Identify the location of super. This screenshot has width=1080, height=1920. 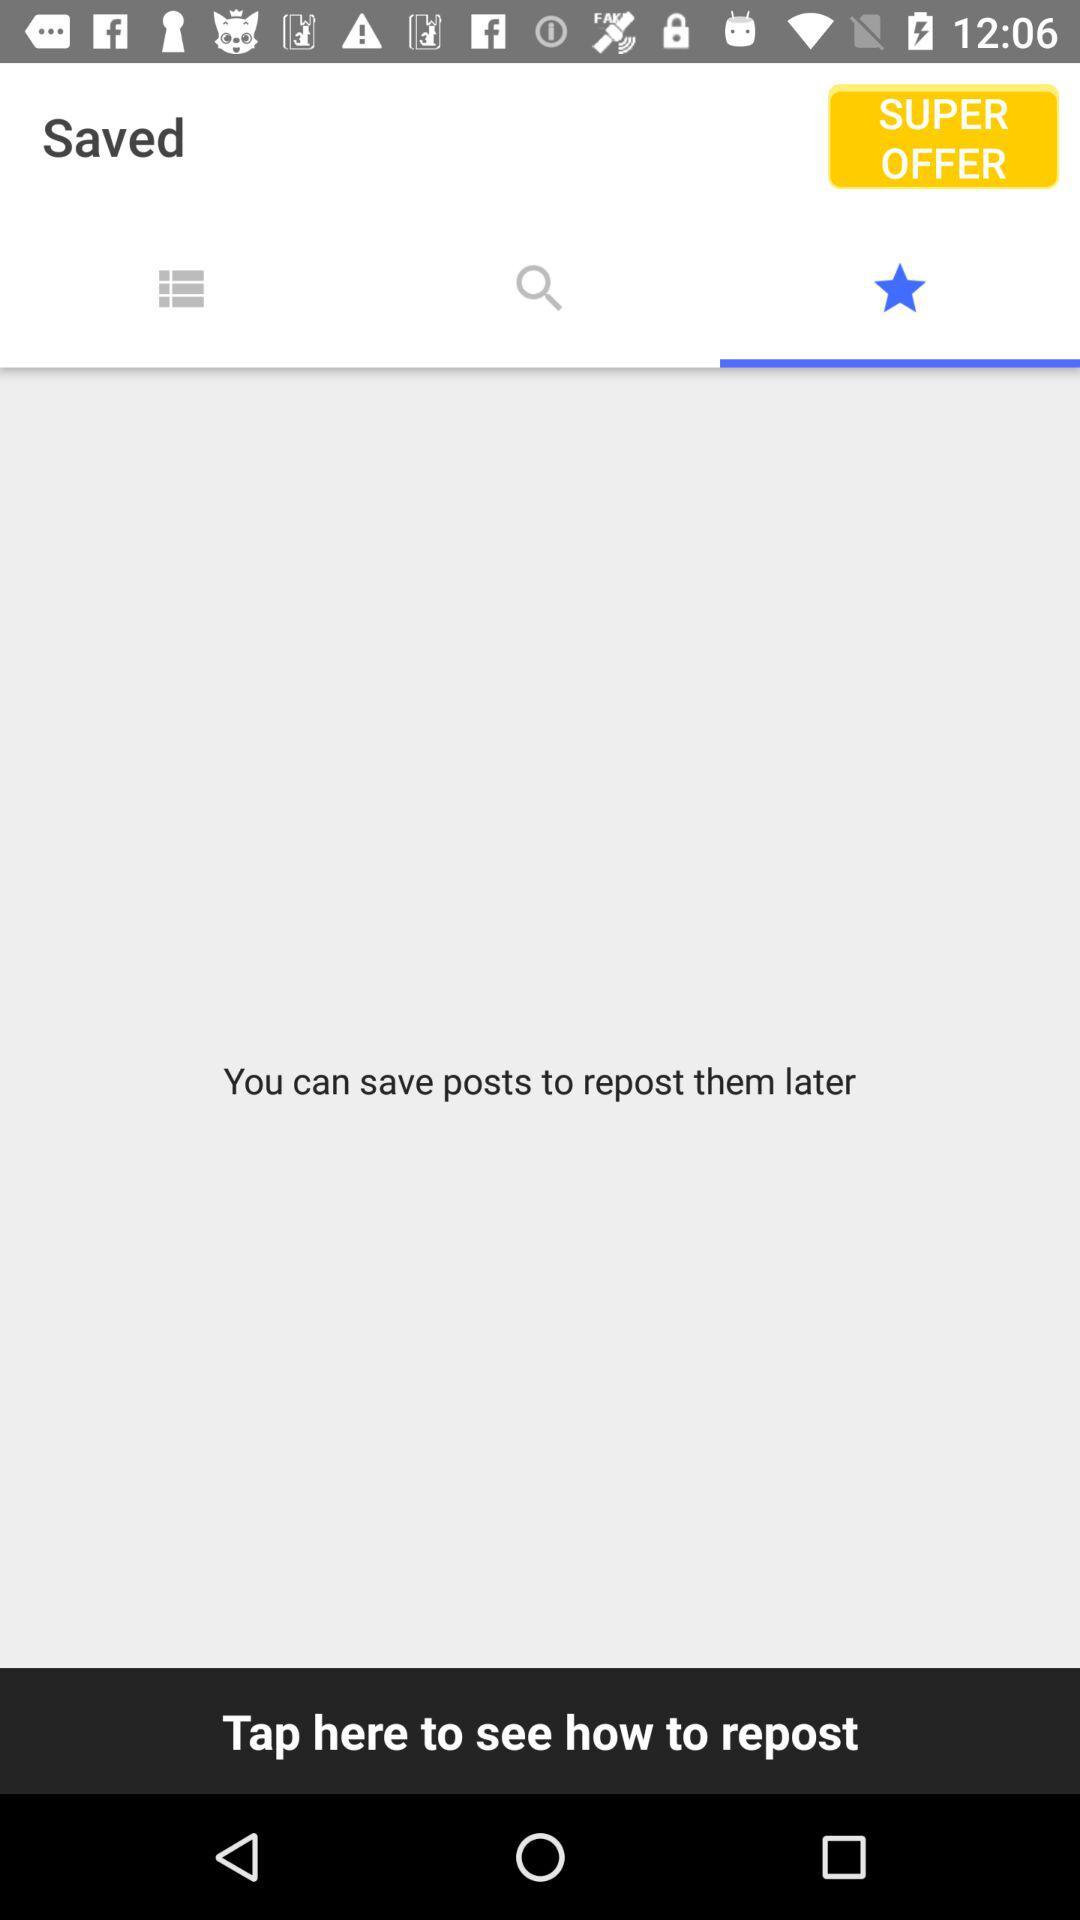
(943, 135).